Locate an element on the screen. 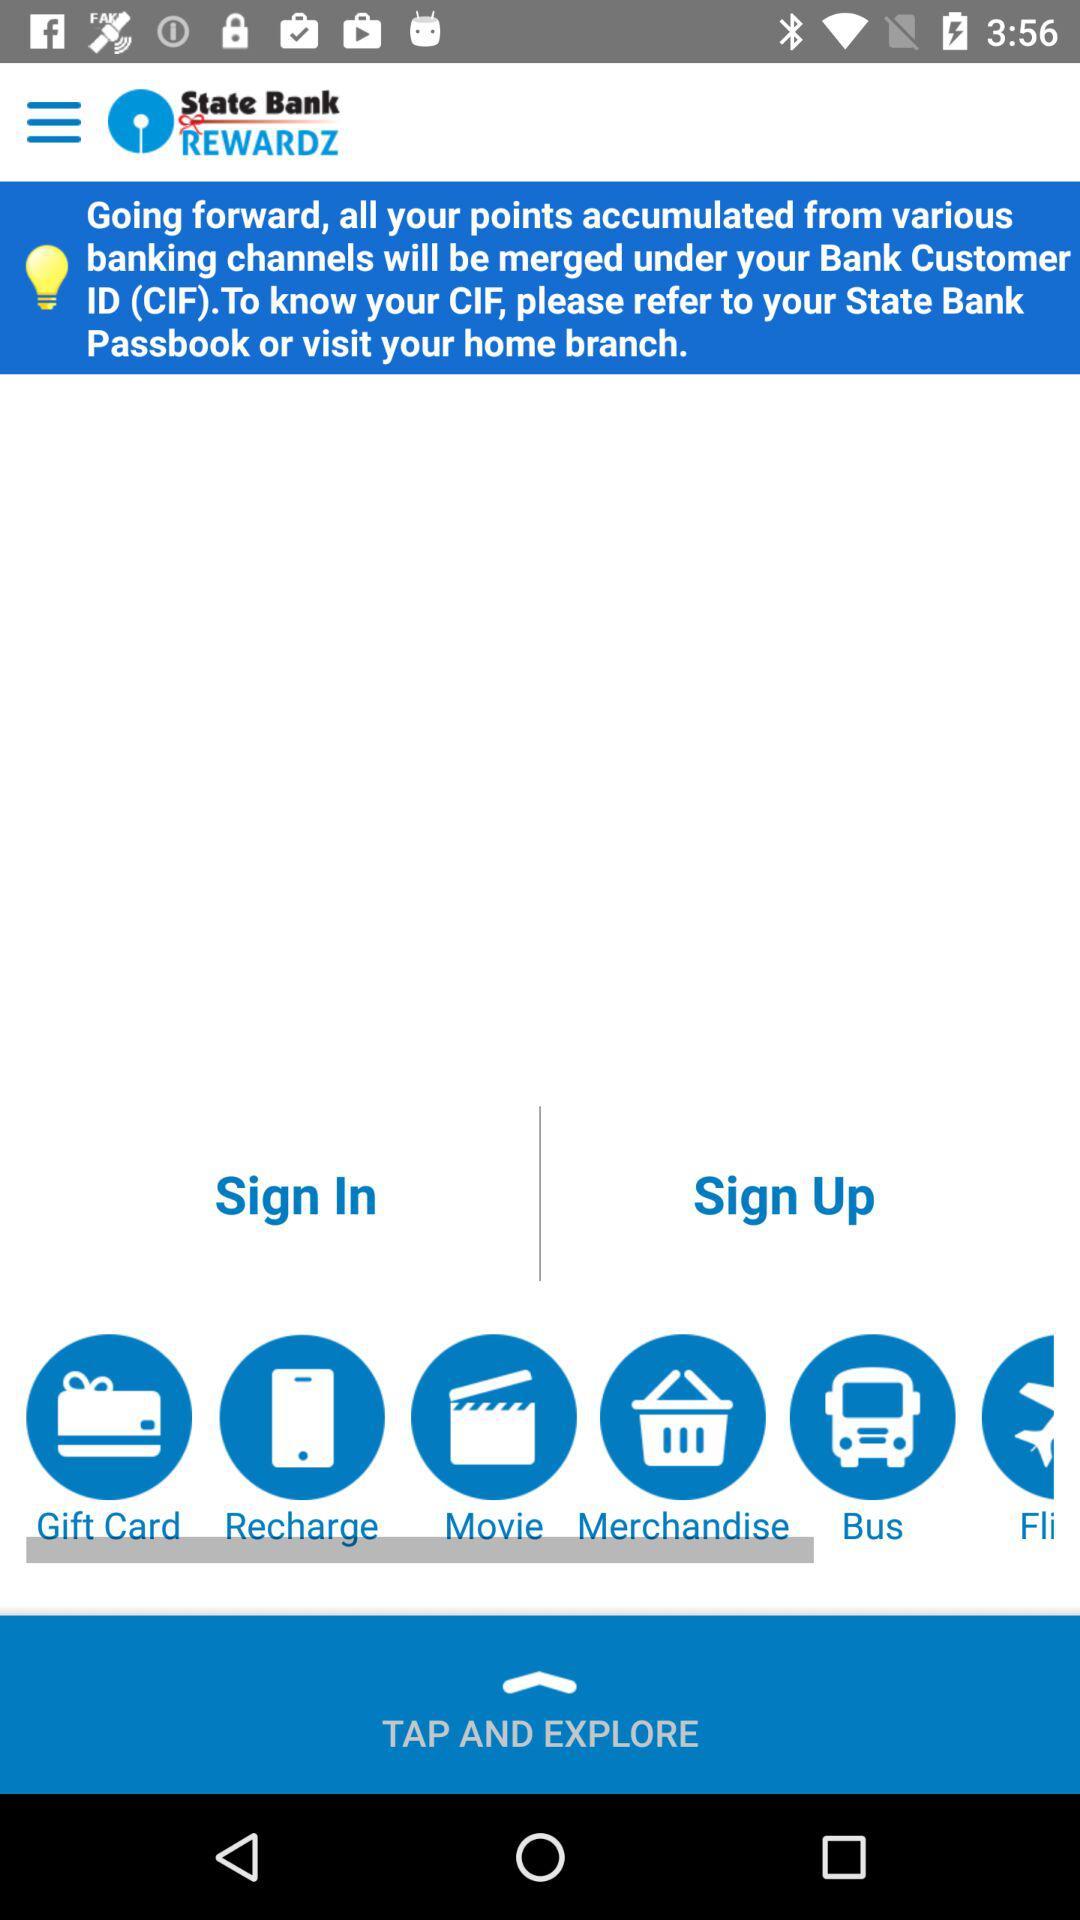  item below the going forward all item is located at coordinates (295, 1193).